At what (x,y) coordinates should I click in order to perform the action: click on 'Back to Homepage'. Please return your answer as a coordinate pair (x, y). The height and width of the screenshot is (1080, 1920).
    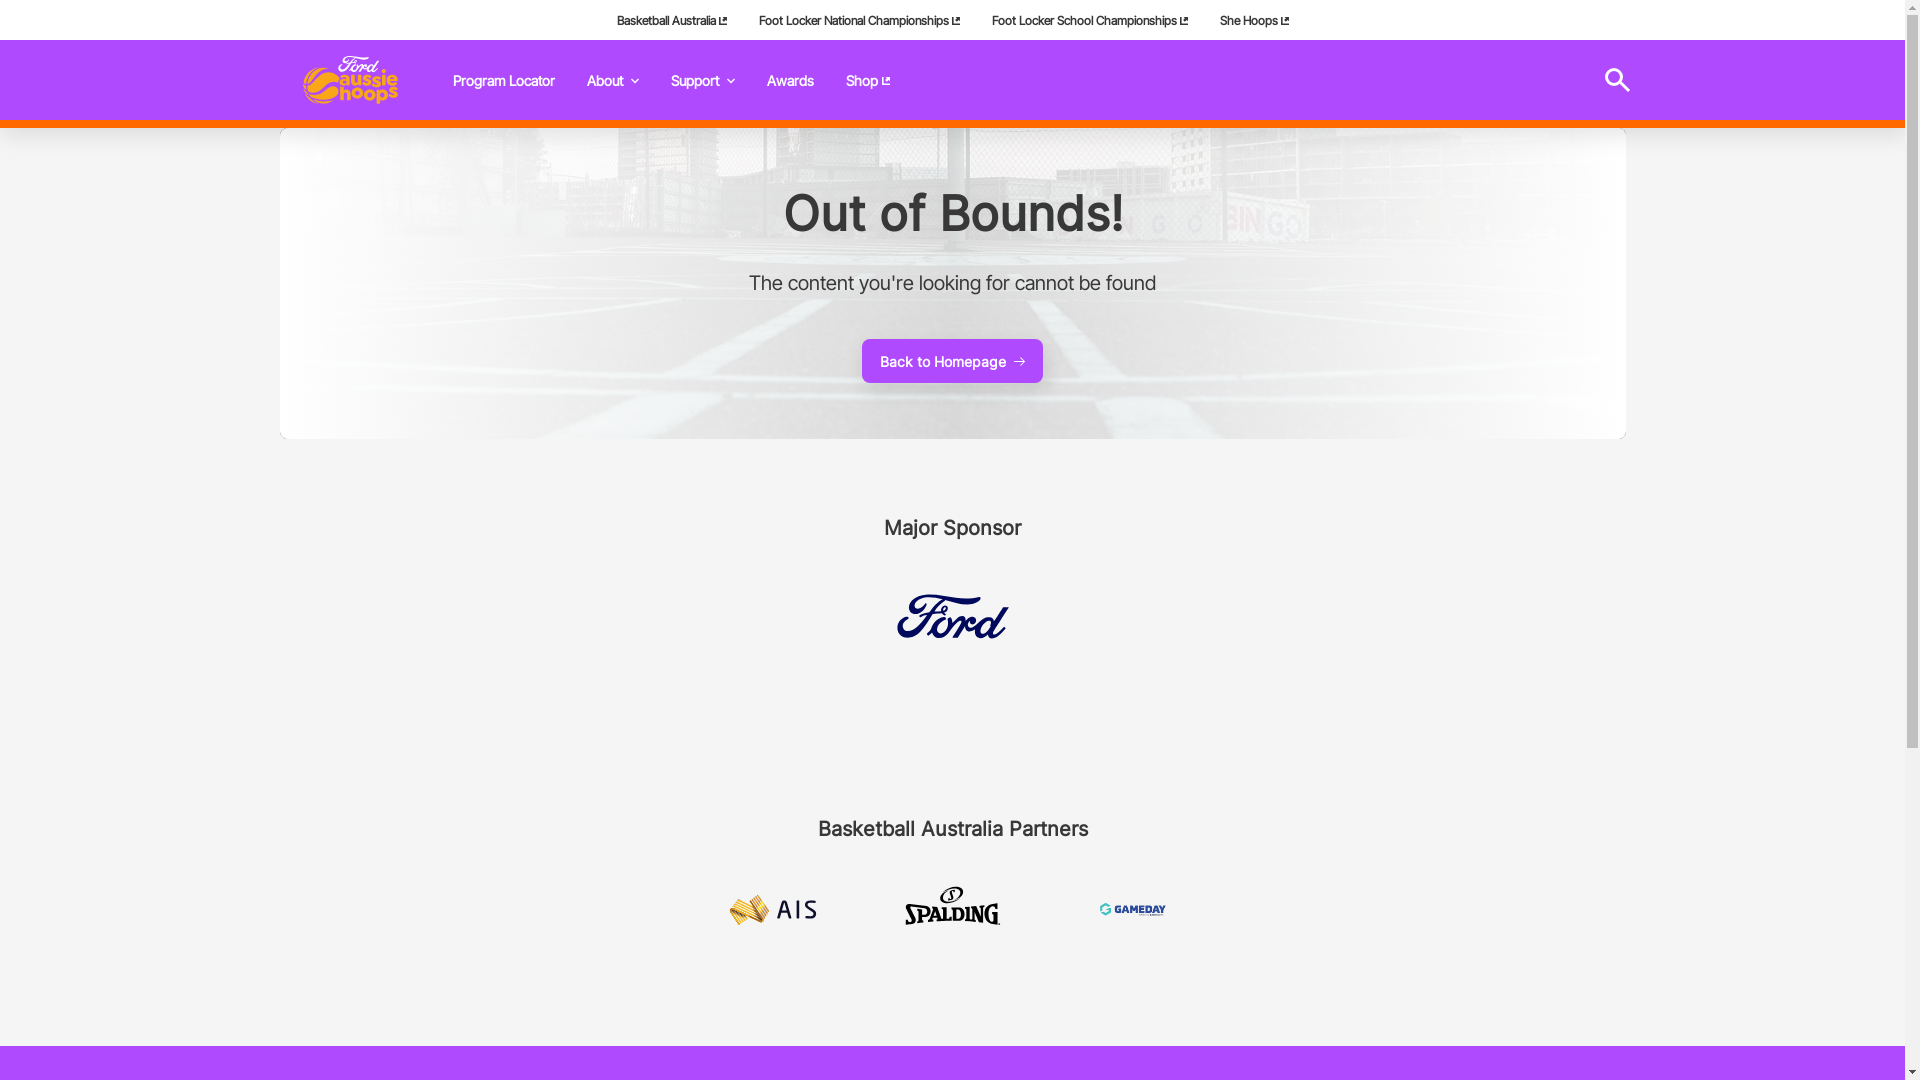
    Looking at the image, I should click on (951, 361).